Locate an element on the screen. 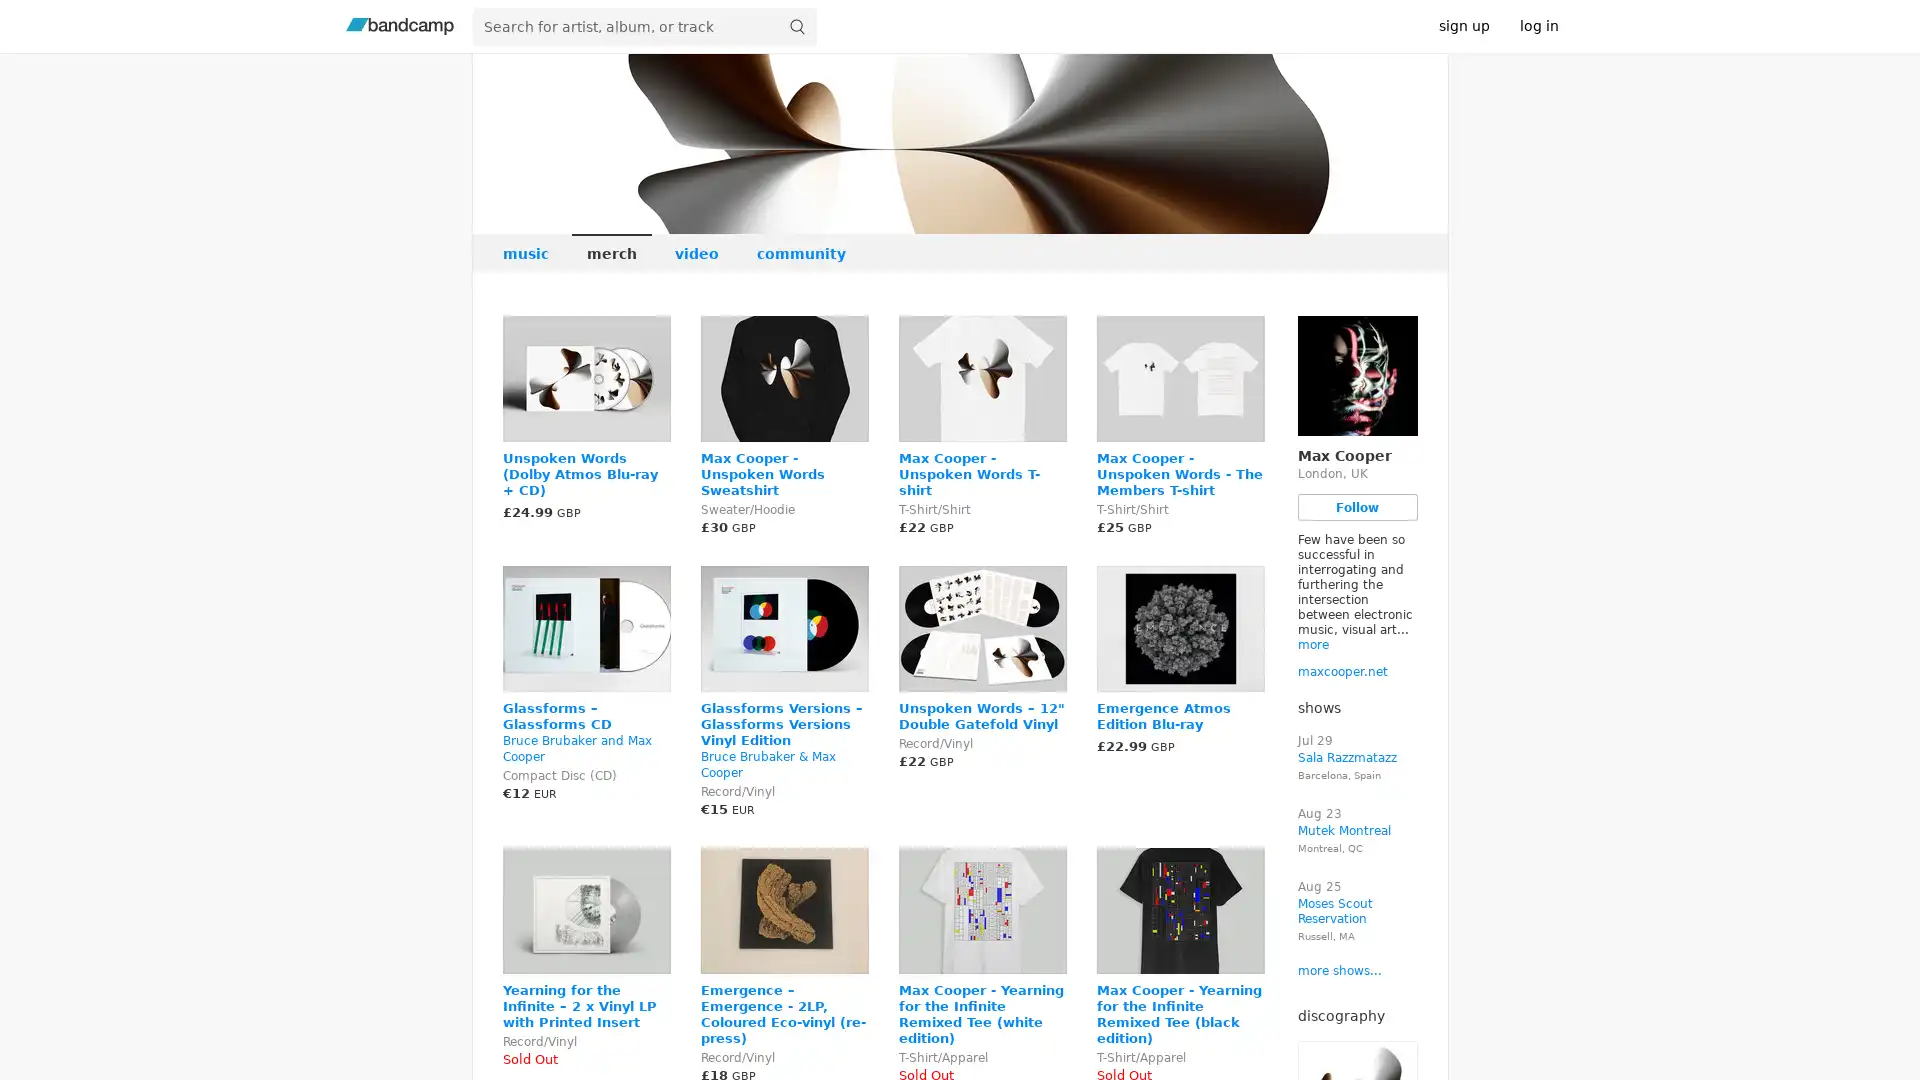 The width and height of the screenshot is (1920, 1080). Follow is located at coordinates (1357, 506).